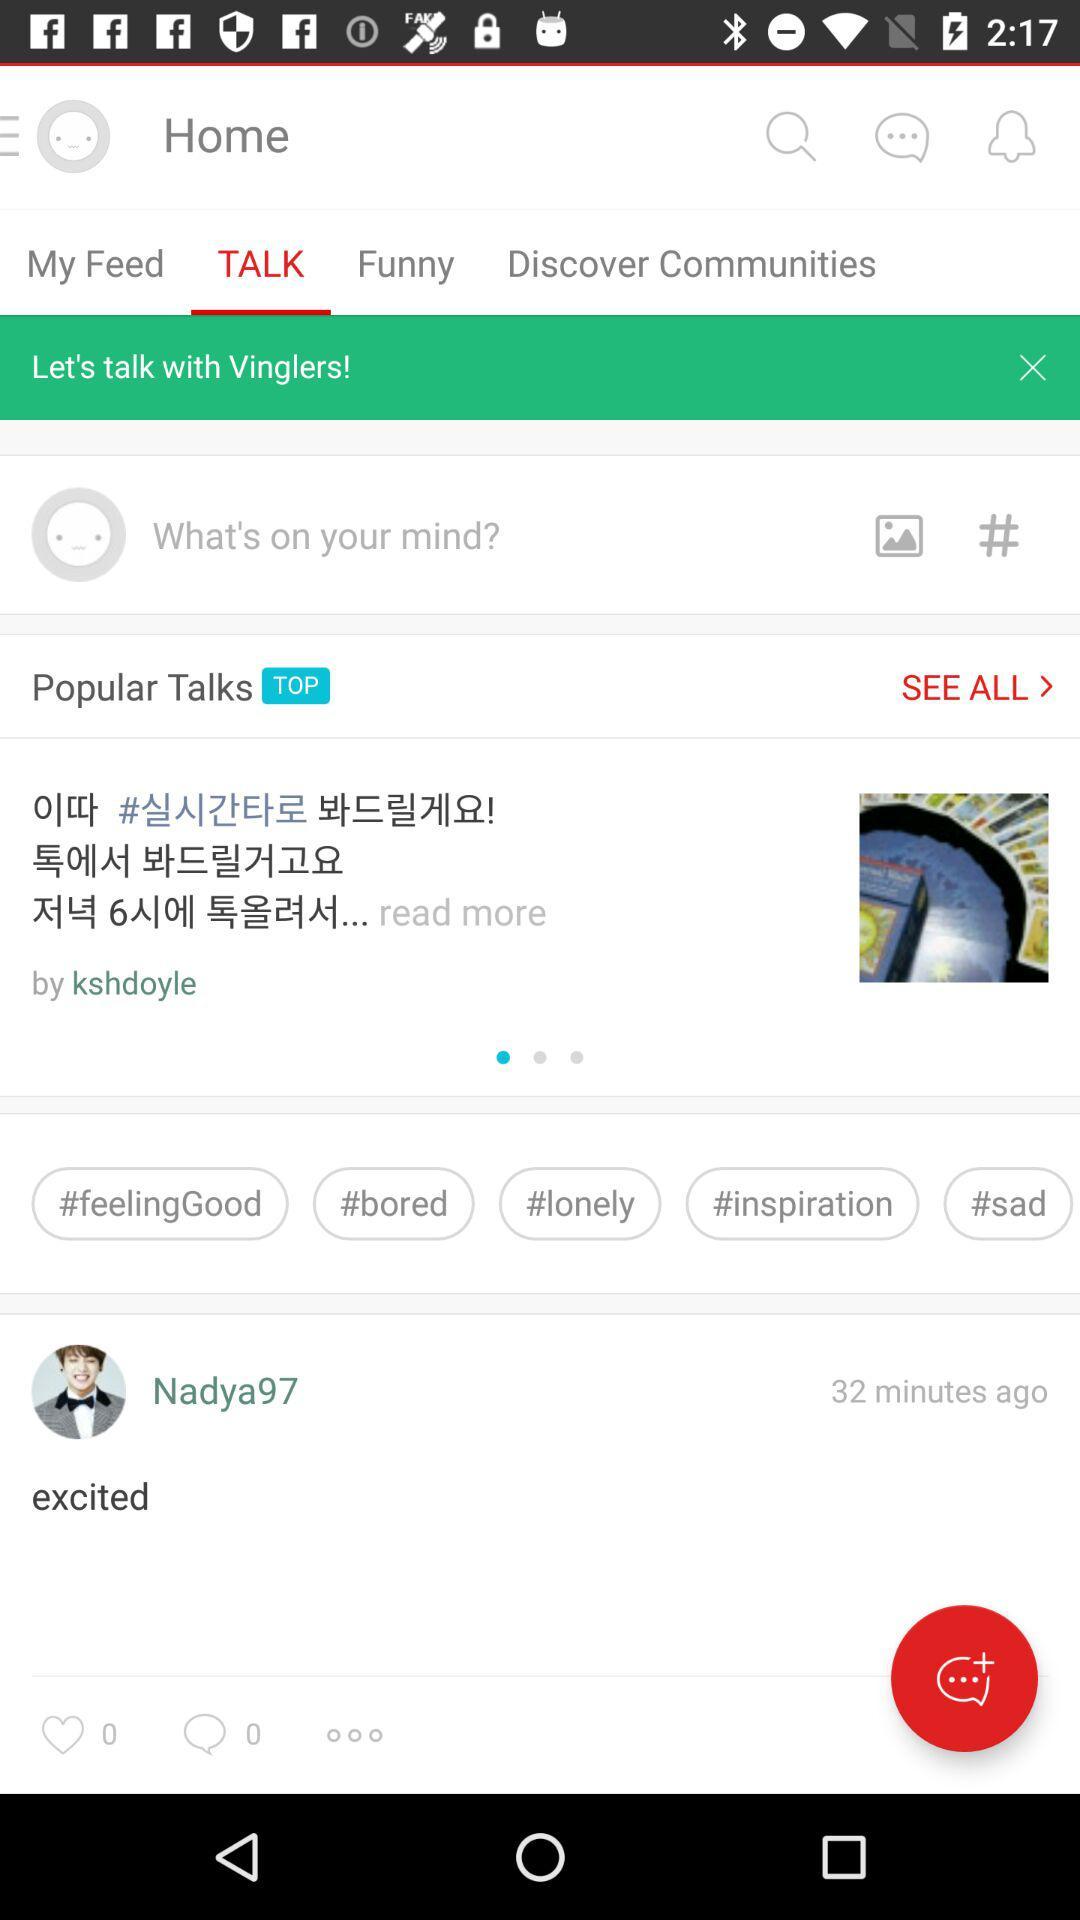 This screenshot has height=1920, width=1080. What do you see at coordinates (897, 534) in the screenshot?
I see `share the article` at bounding box center [897, 534].